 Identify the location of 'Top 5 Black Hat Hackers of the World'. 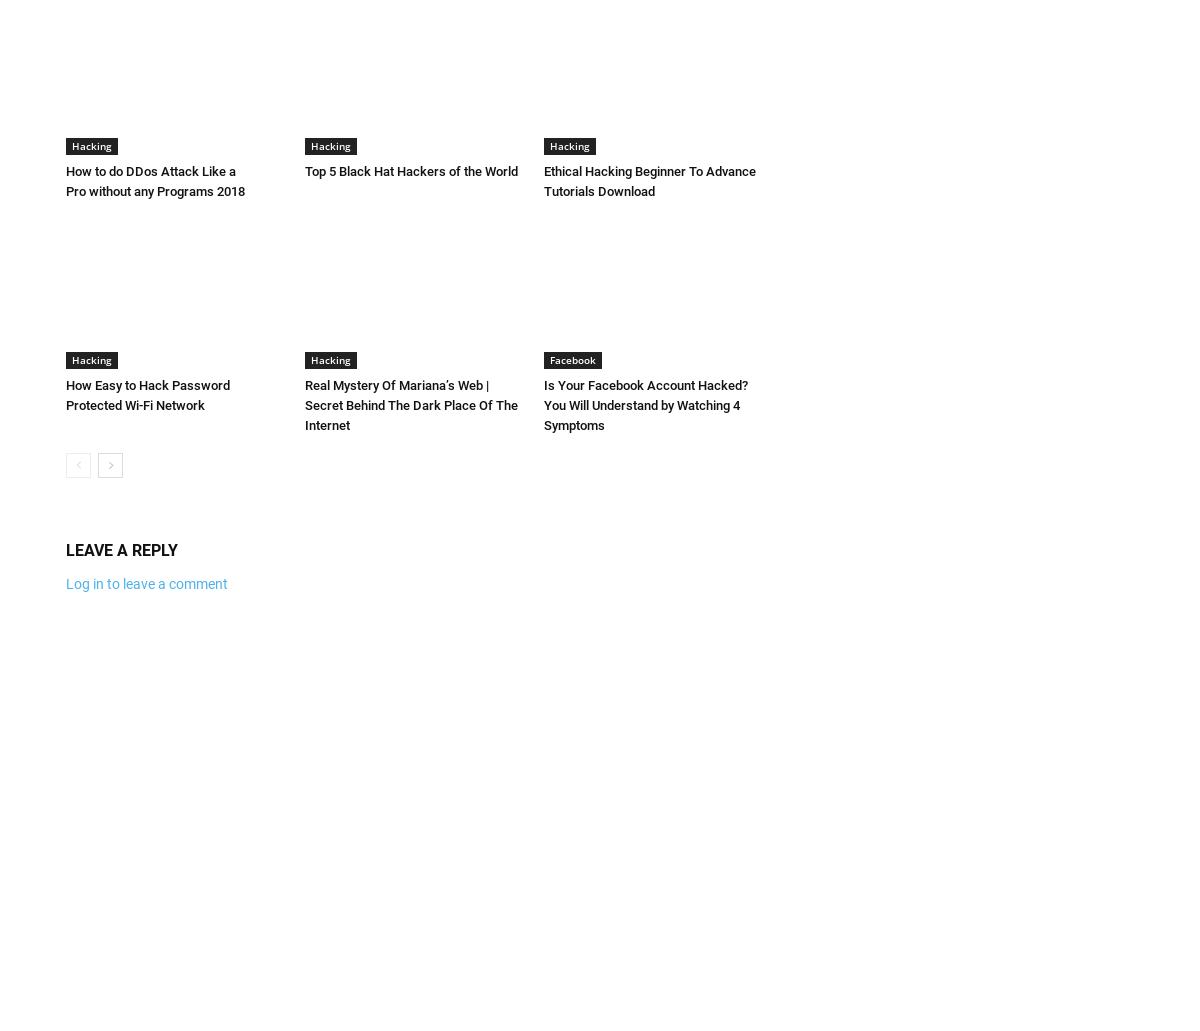
(411, 169).